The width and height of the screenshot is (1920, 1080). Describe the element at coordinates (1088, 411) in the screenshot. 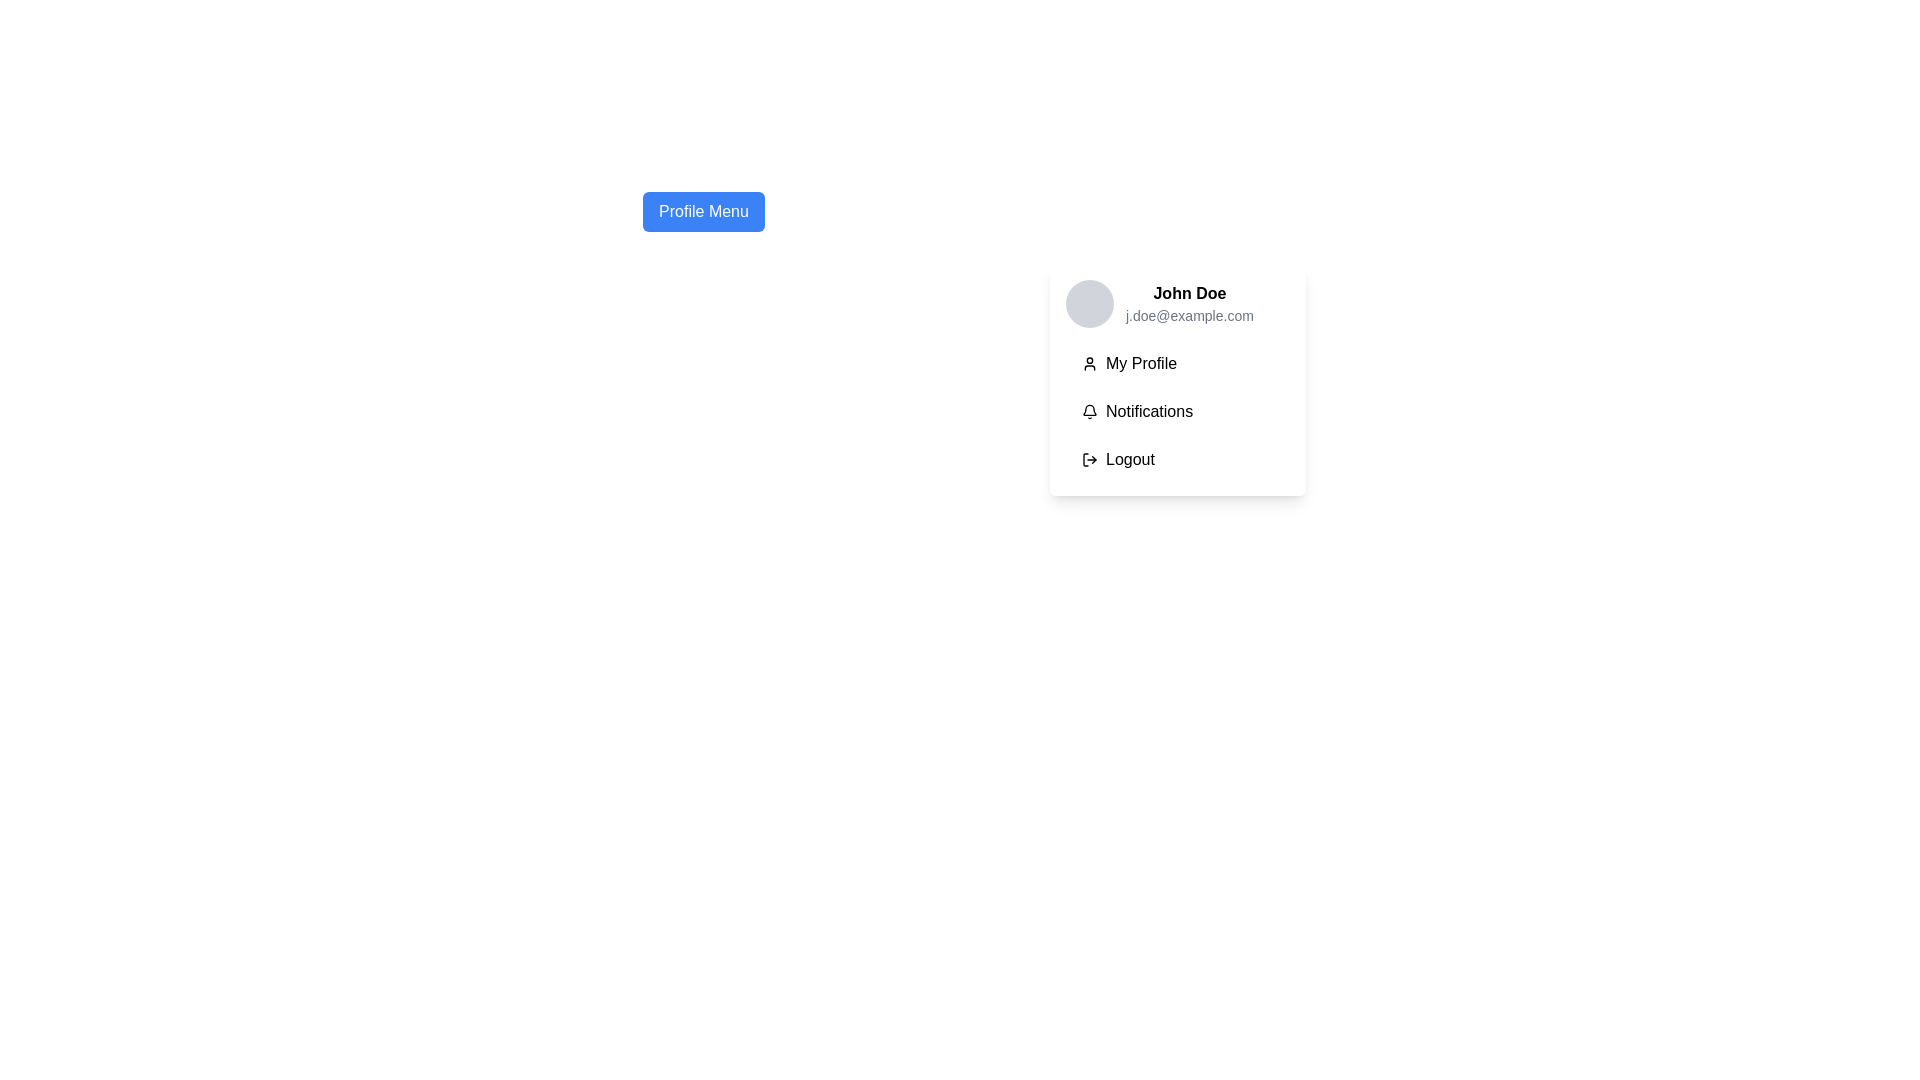

I see `the bell-shaped notification icon located beside the 'Notifications' text` at that location.